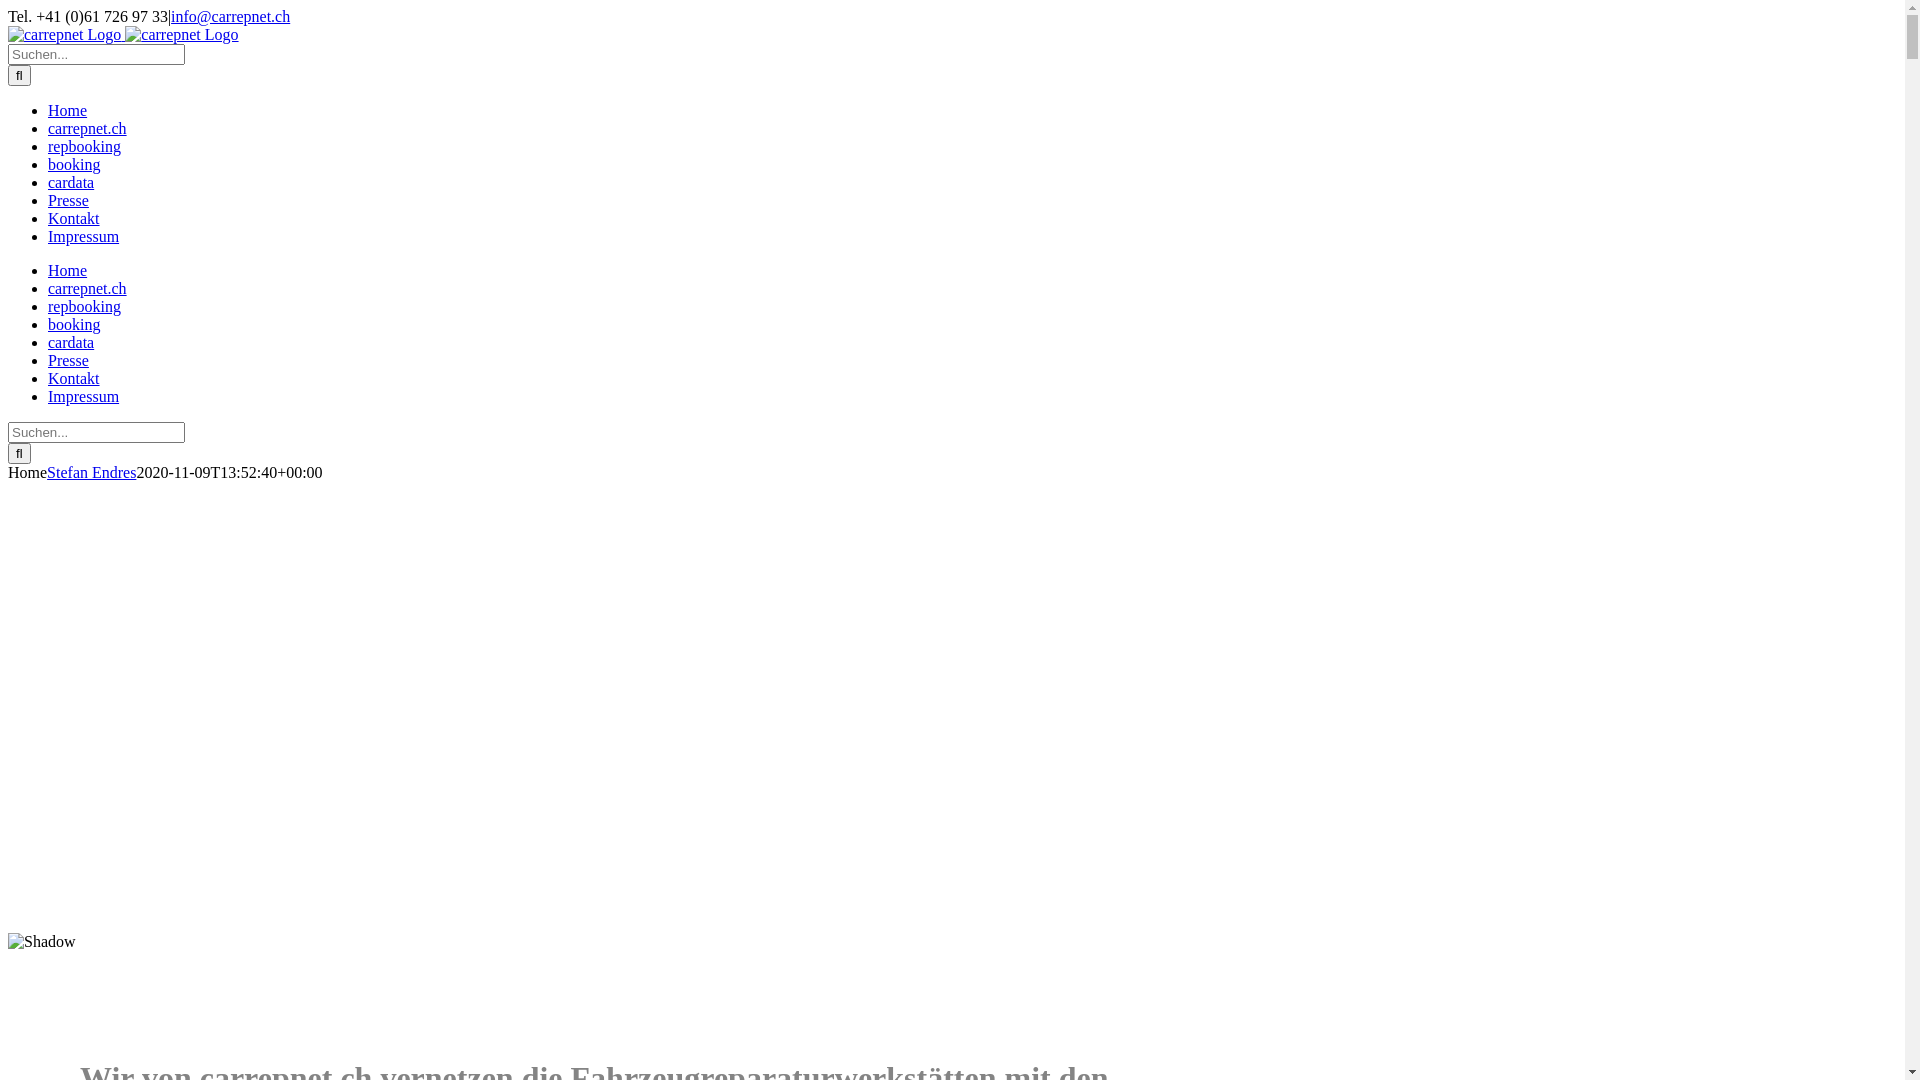  I want to click on 'repbooking', so click(48, 306).